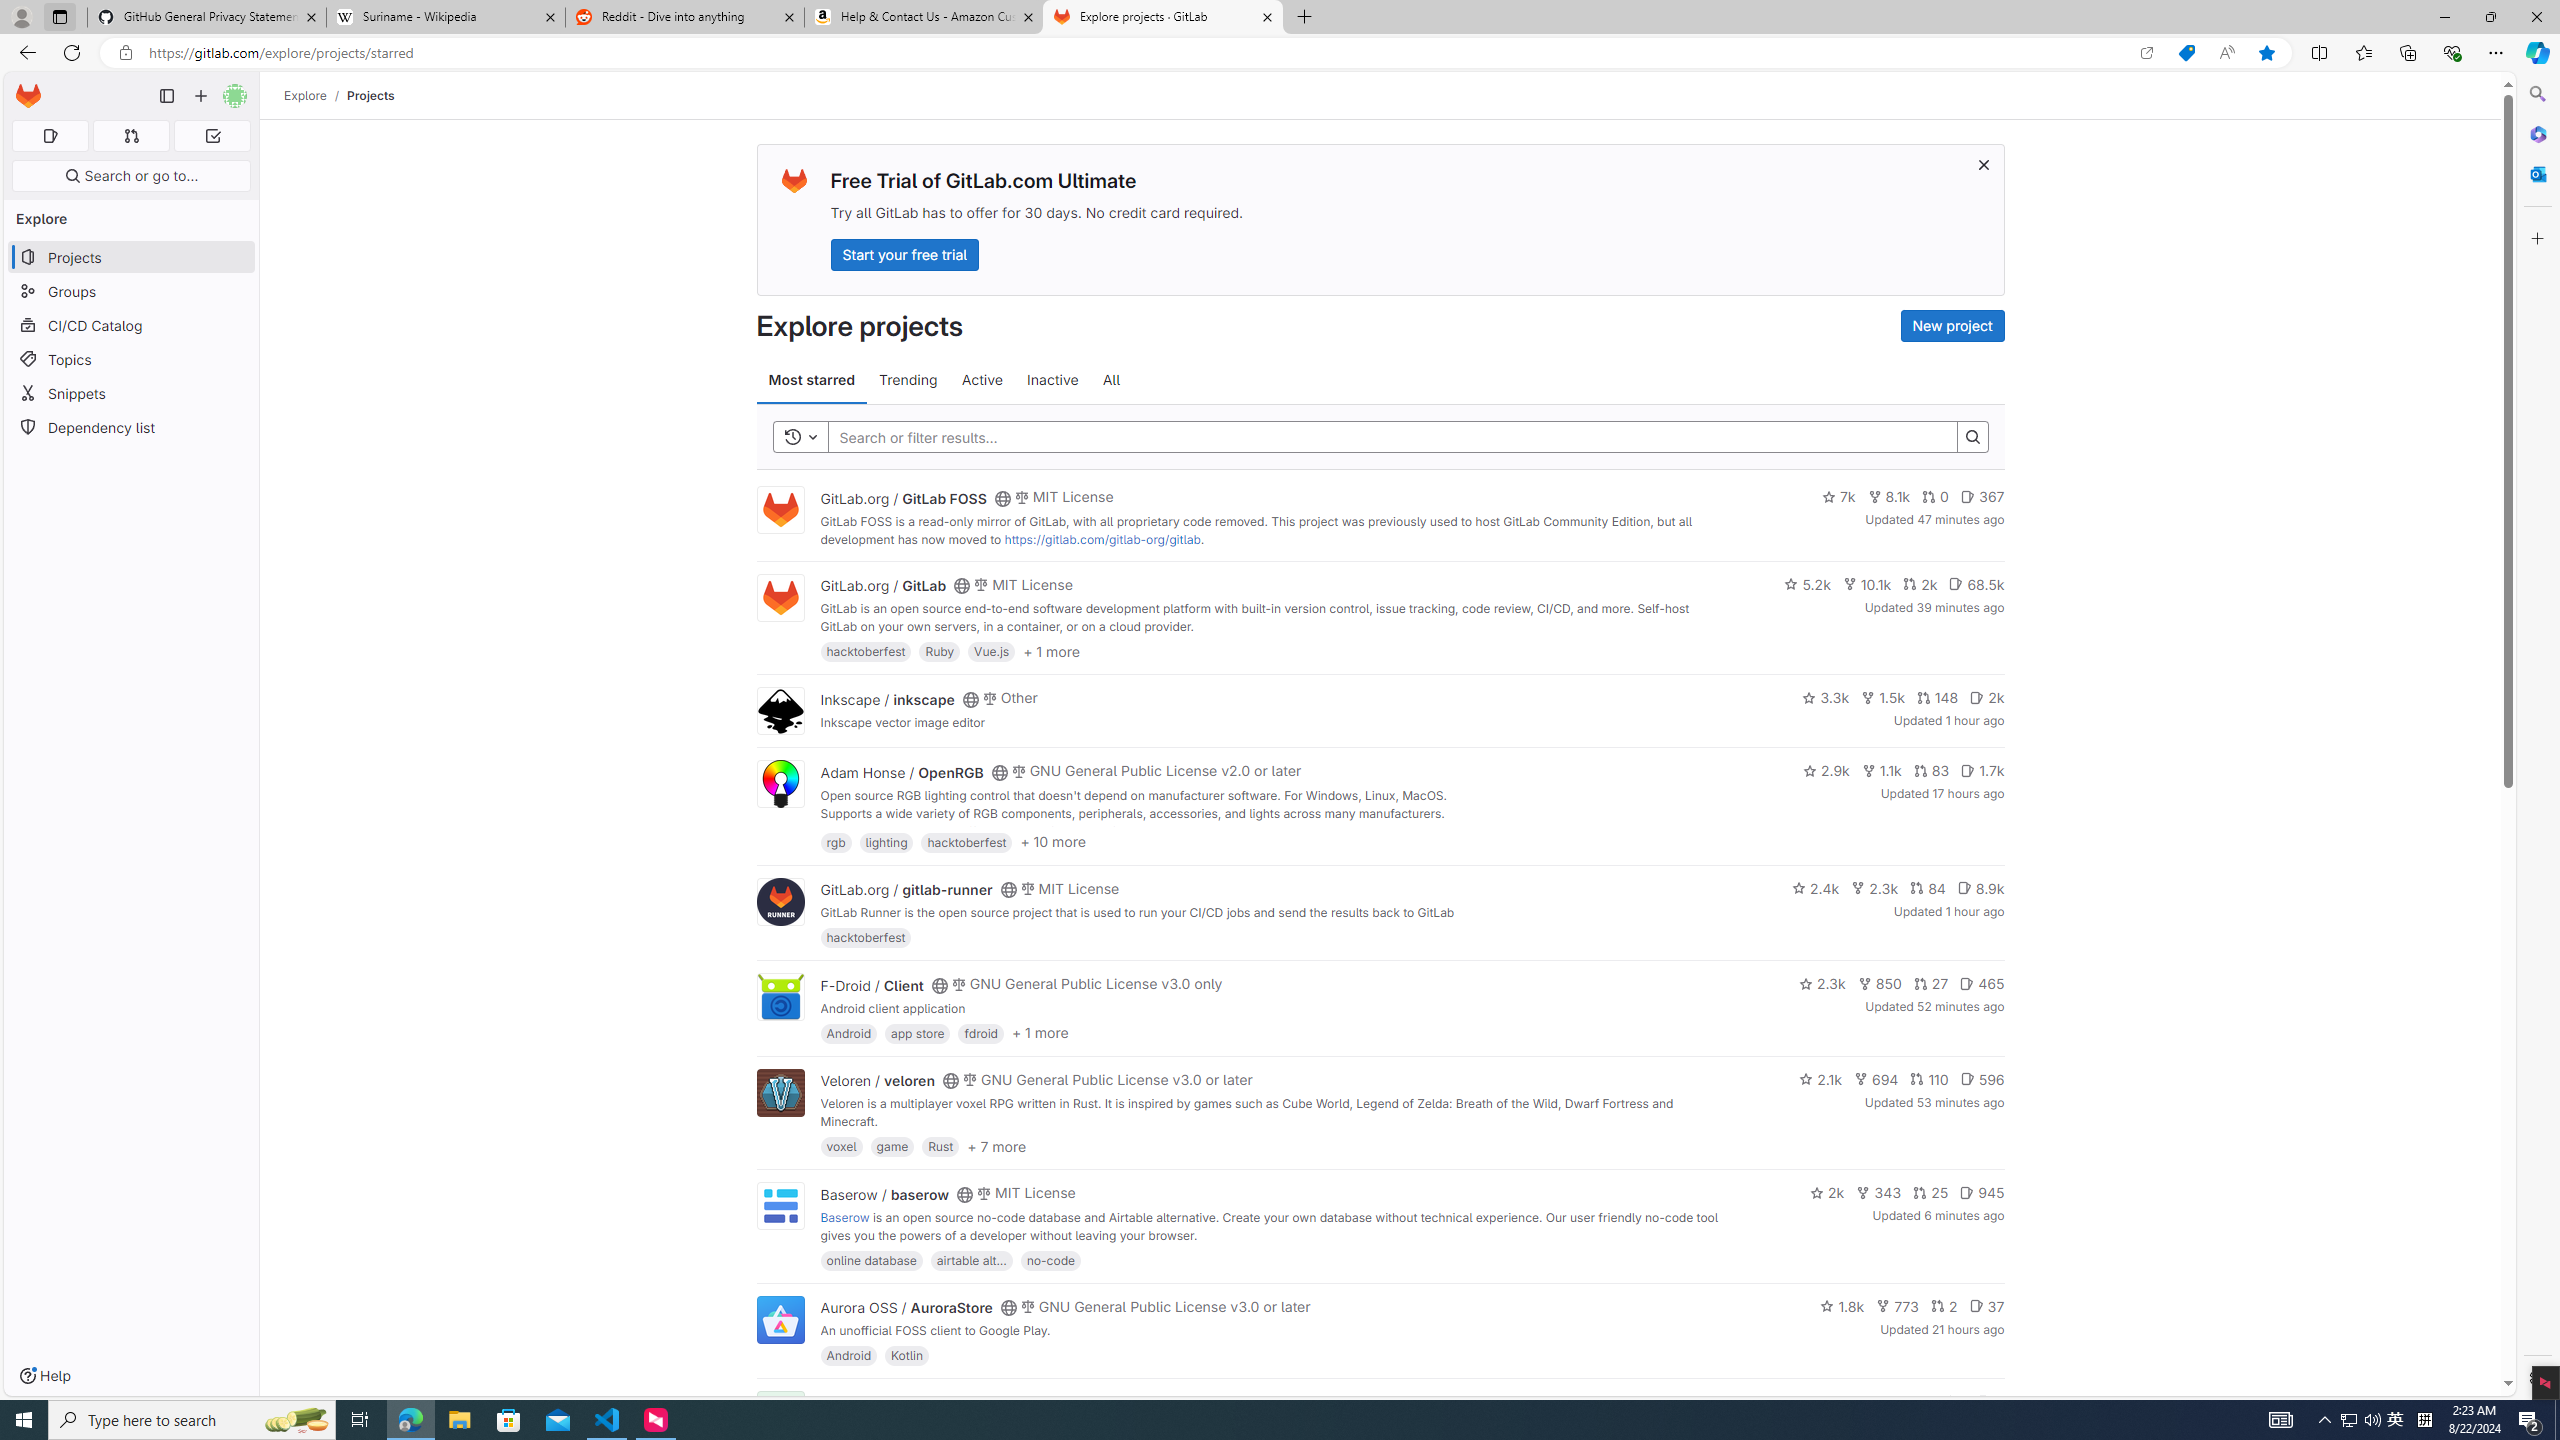 Image resolution: width=2560 pixels, height=1440 pixels. Describe the element at coordinates (1897, 1305) in the screenshot. I see `'773'` at that location.